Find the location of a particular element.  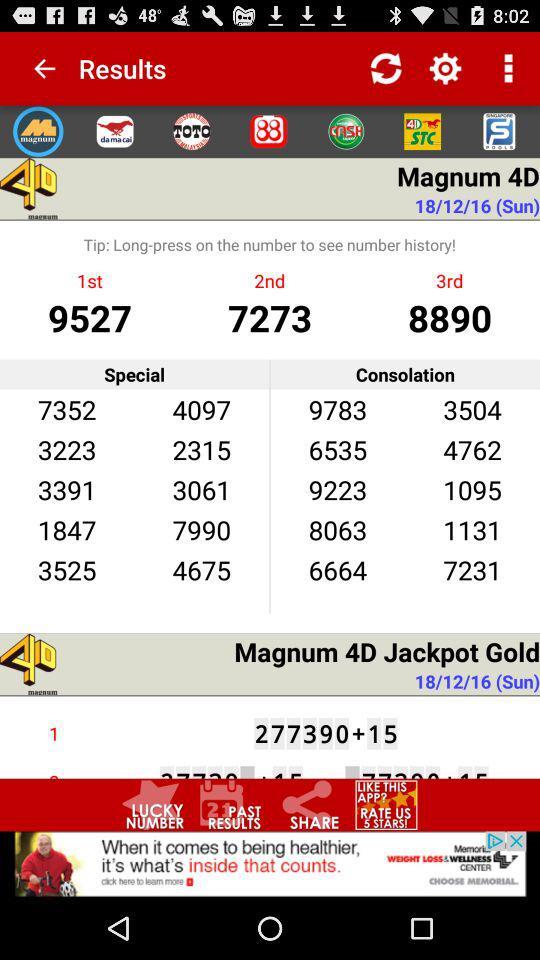

the email icon is located at coordinates (115, 139).